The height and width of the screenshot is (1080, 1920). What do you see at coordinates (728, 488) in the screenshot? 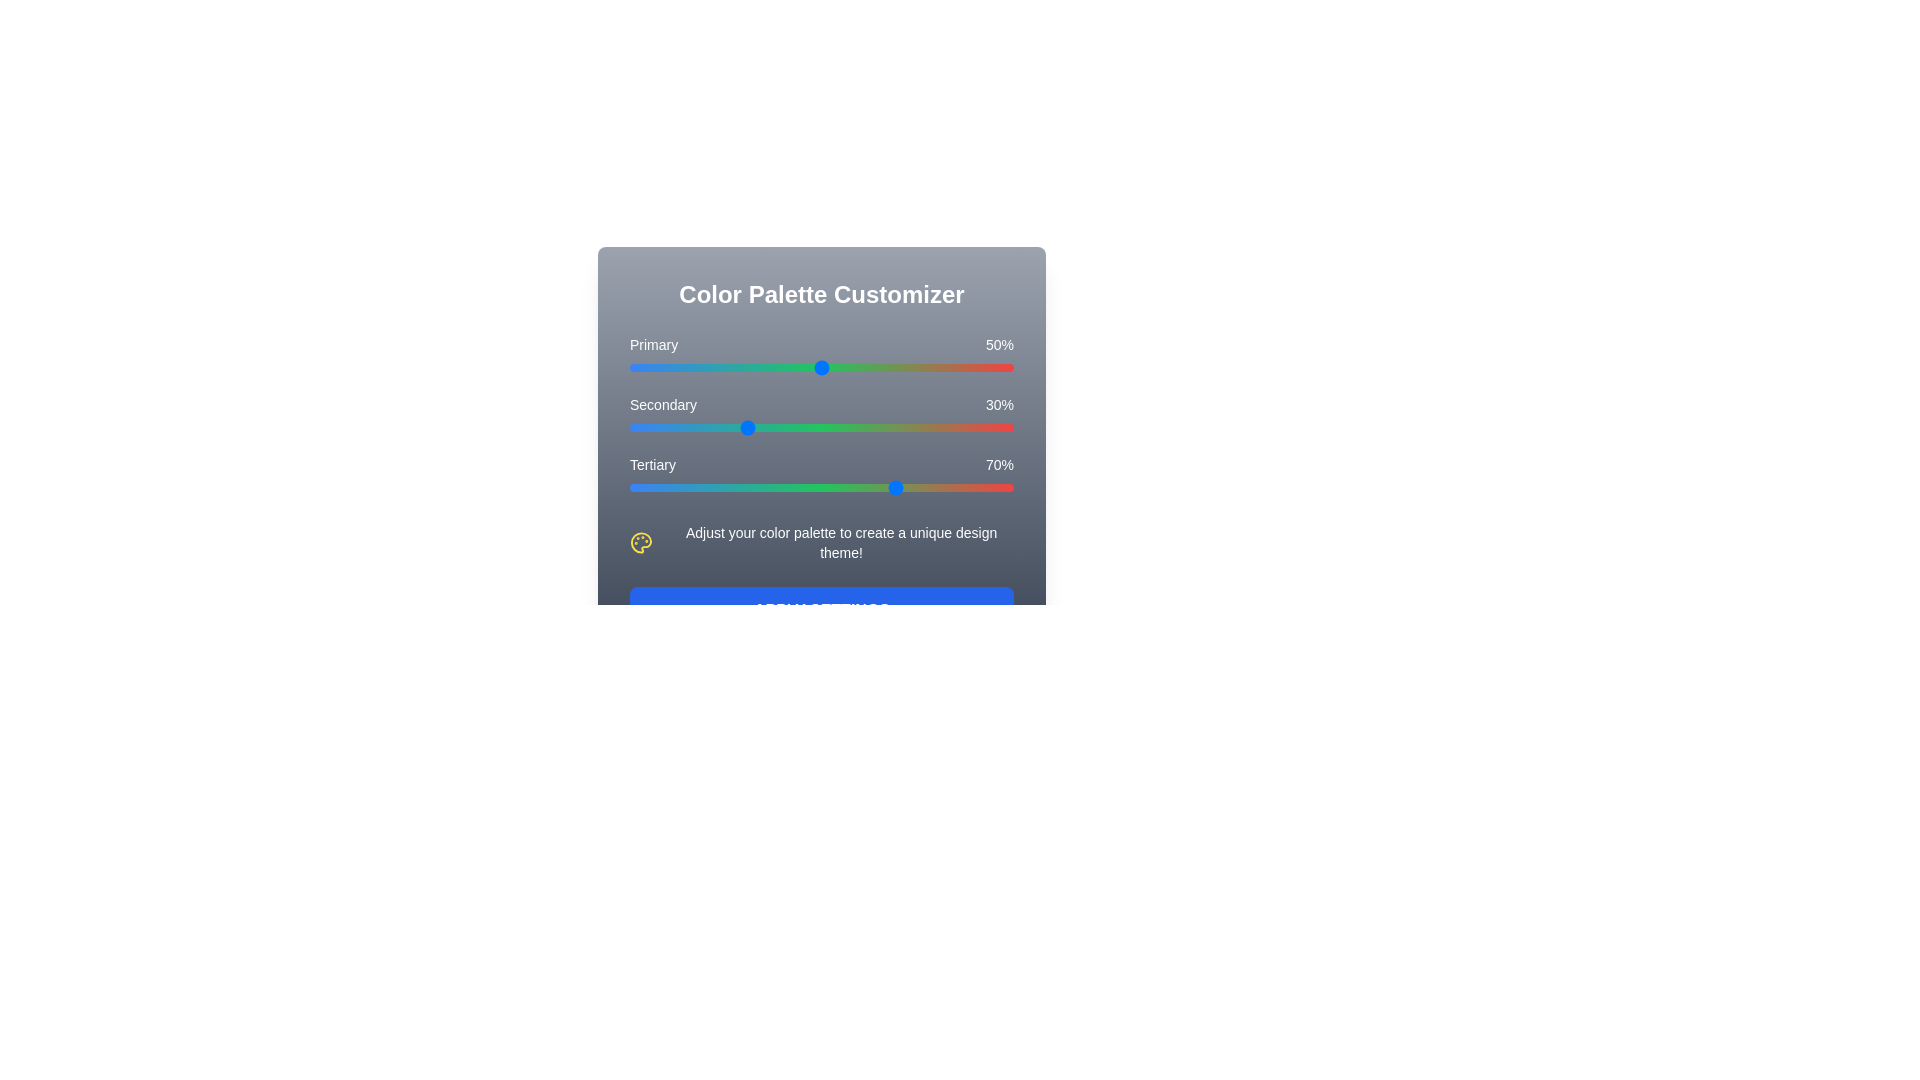
I see `the tertiary color value` at bounding box center [728, 488].